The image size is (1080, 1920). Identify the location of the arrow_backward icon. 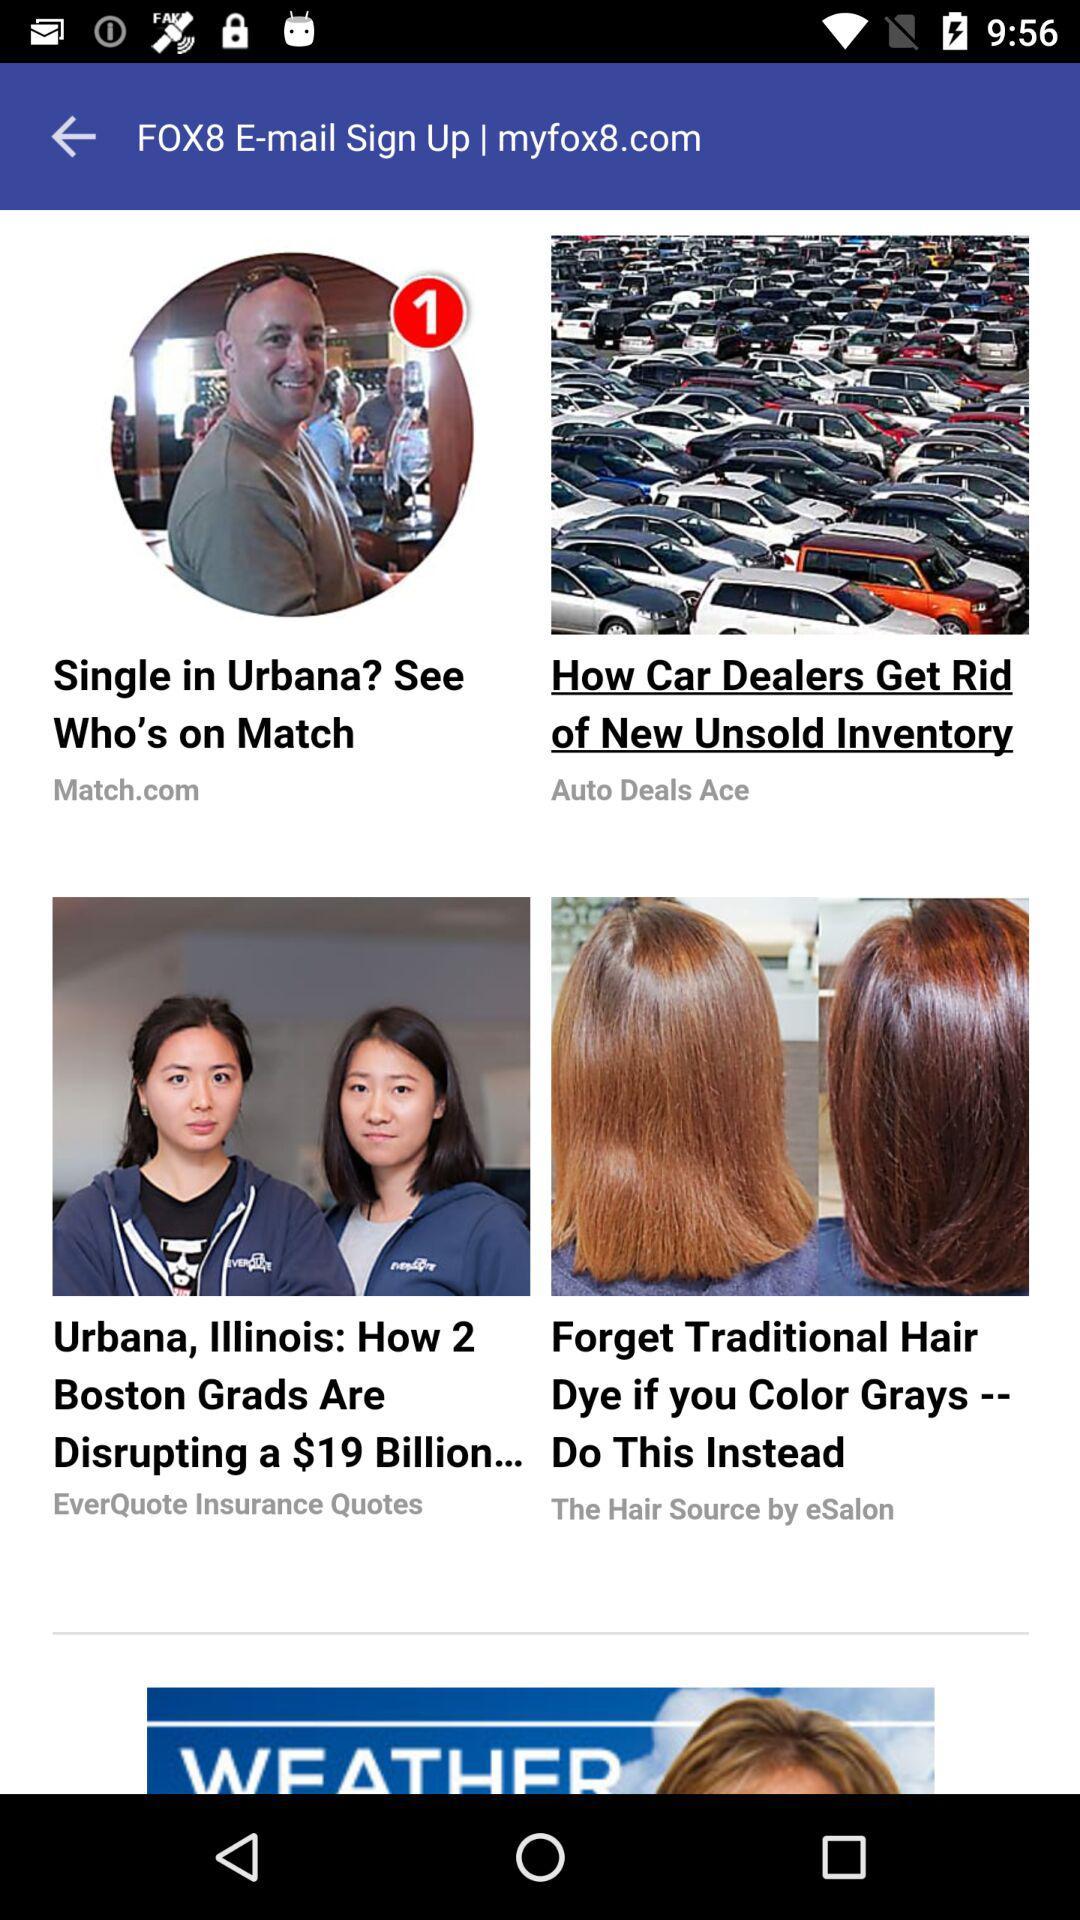
(72, 135).